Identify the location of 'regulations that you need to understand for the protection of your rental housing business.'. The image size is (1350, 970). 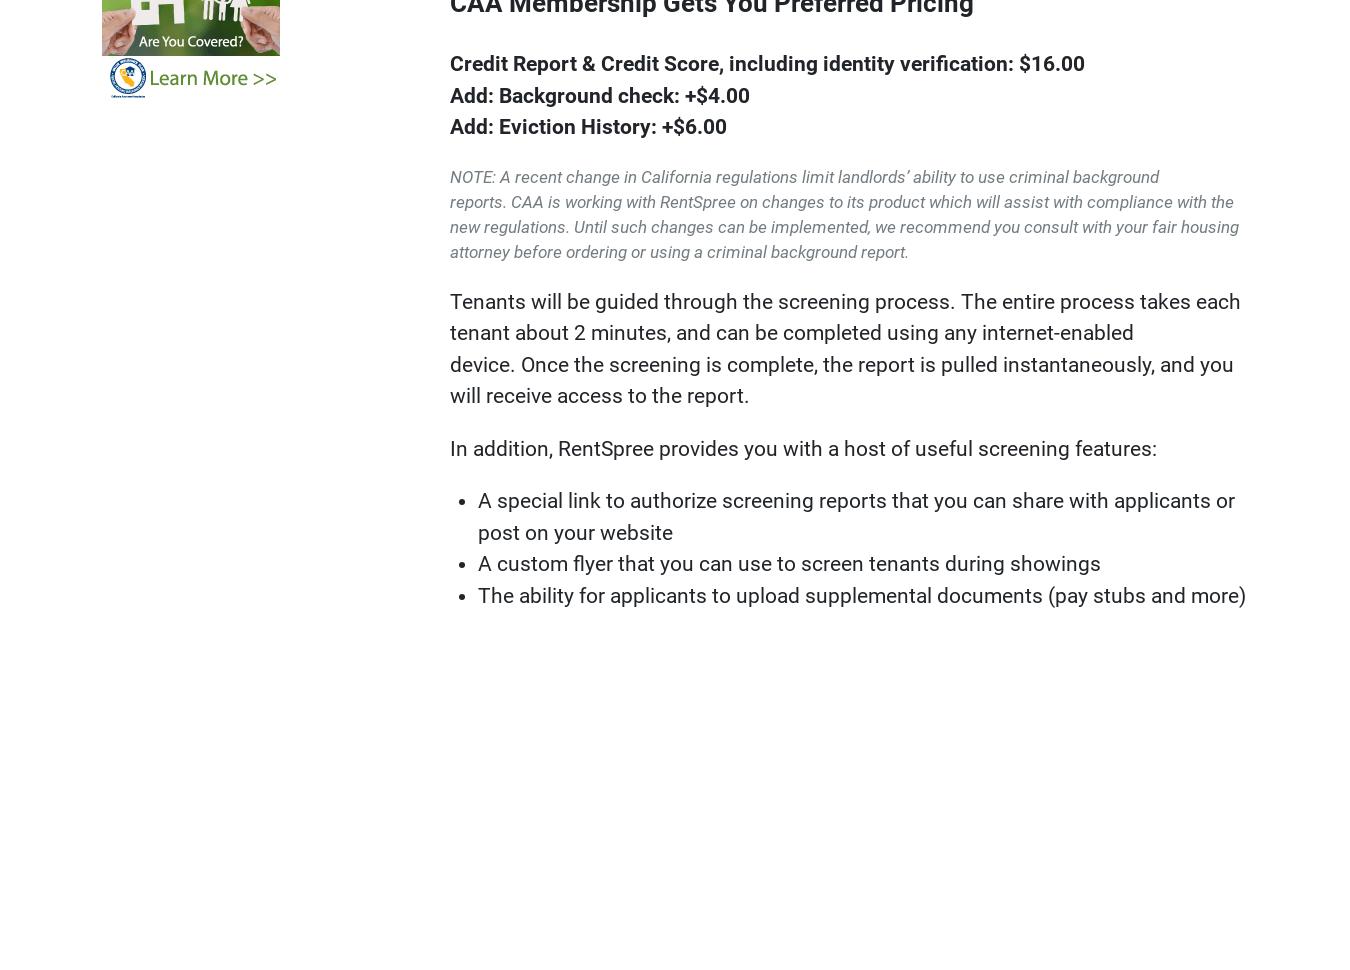
(356, 727).